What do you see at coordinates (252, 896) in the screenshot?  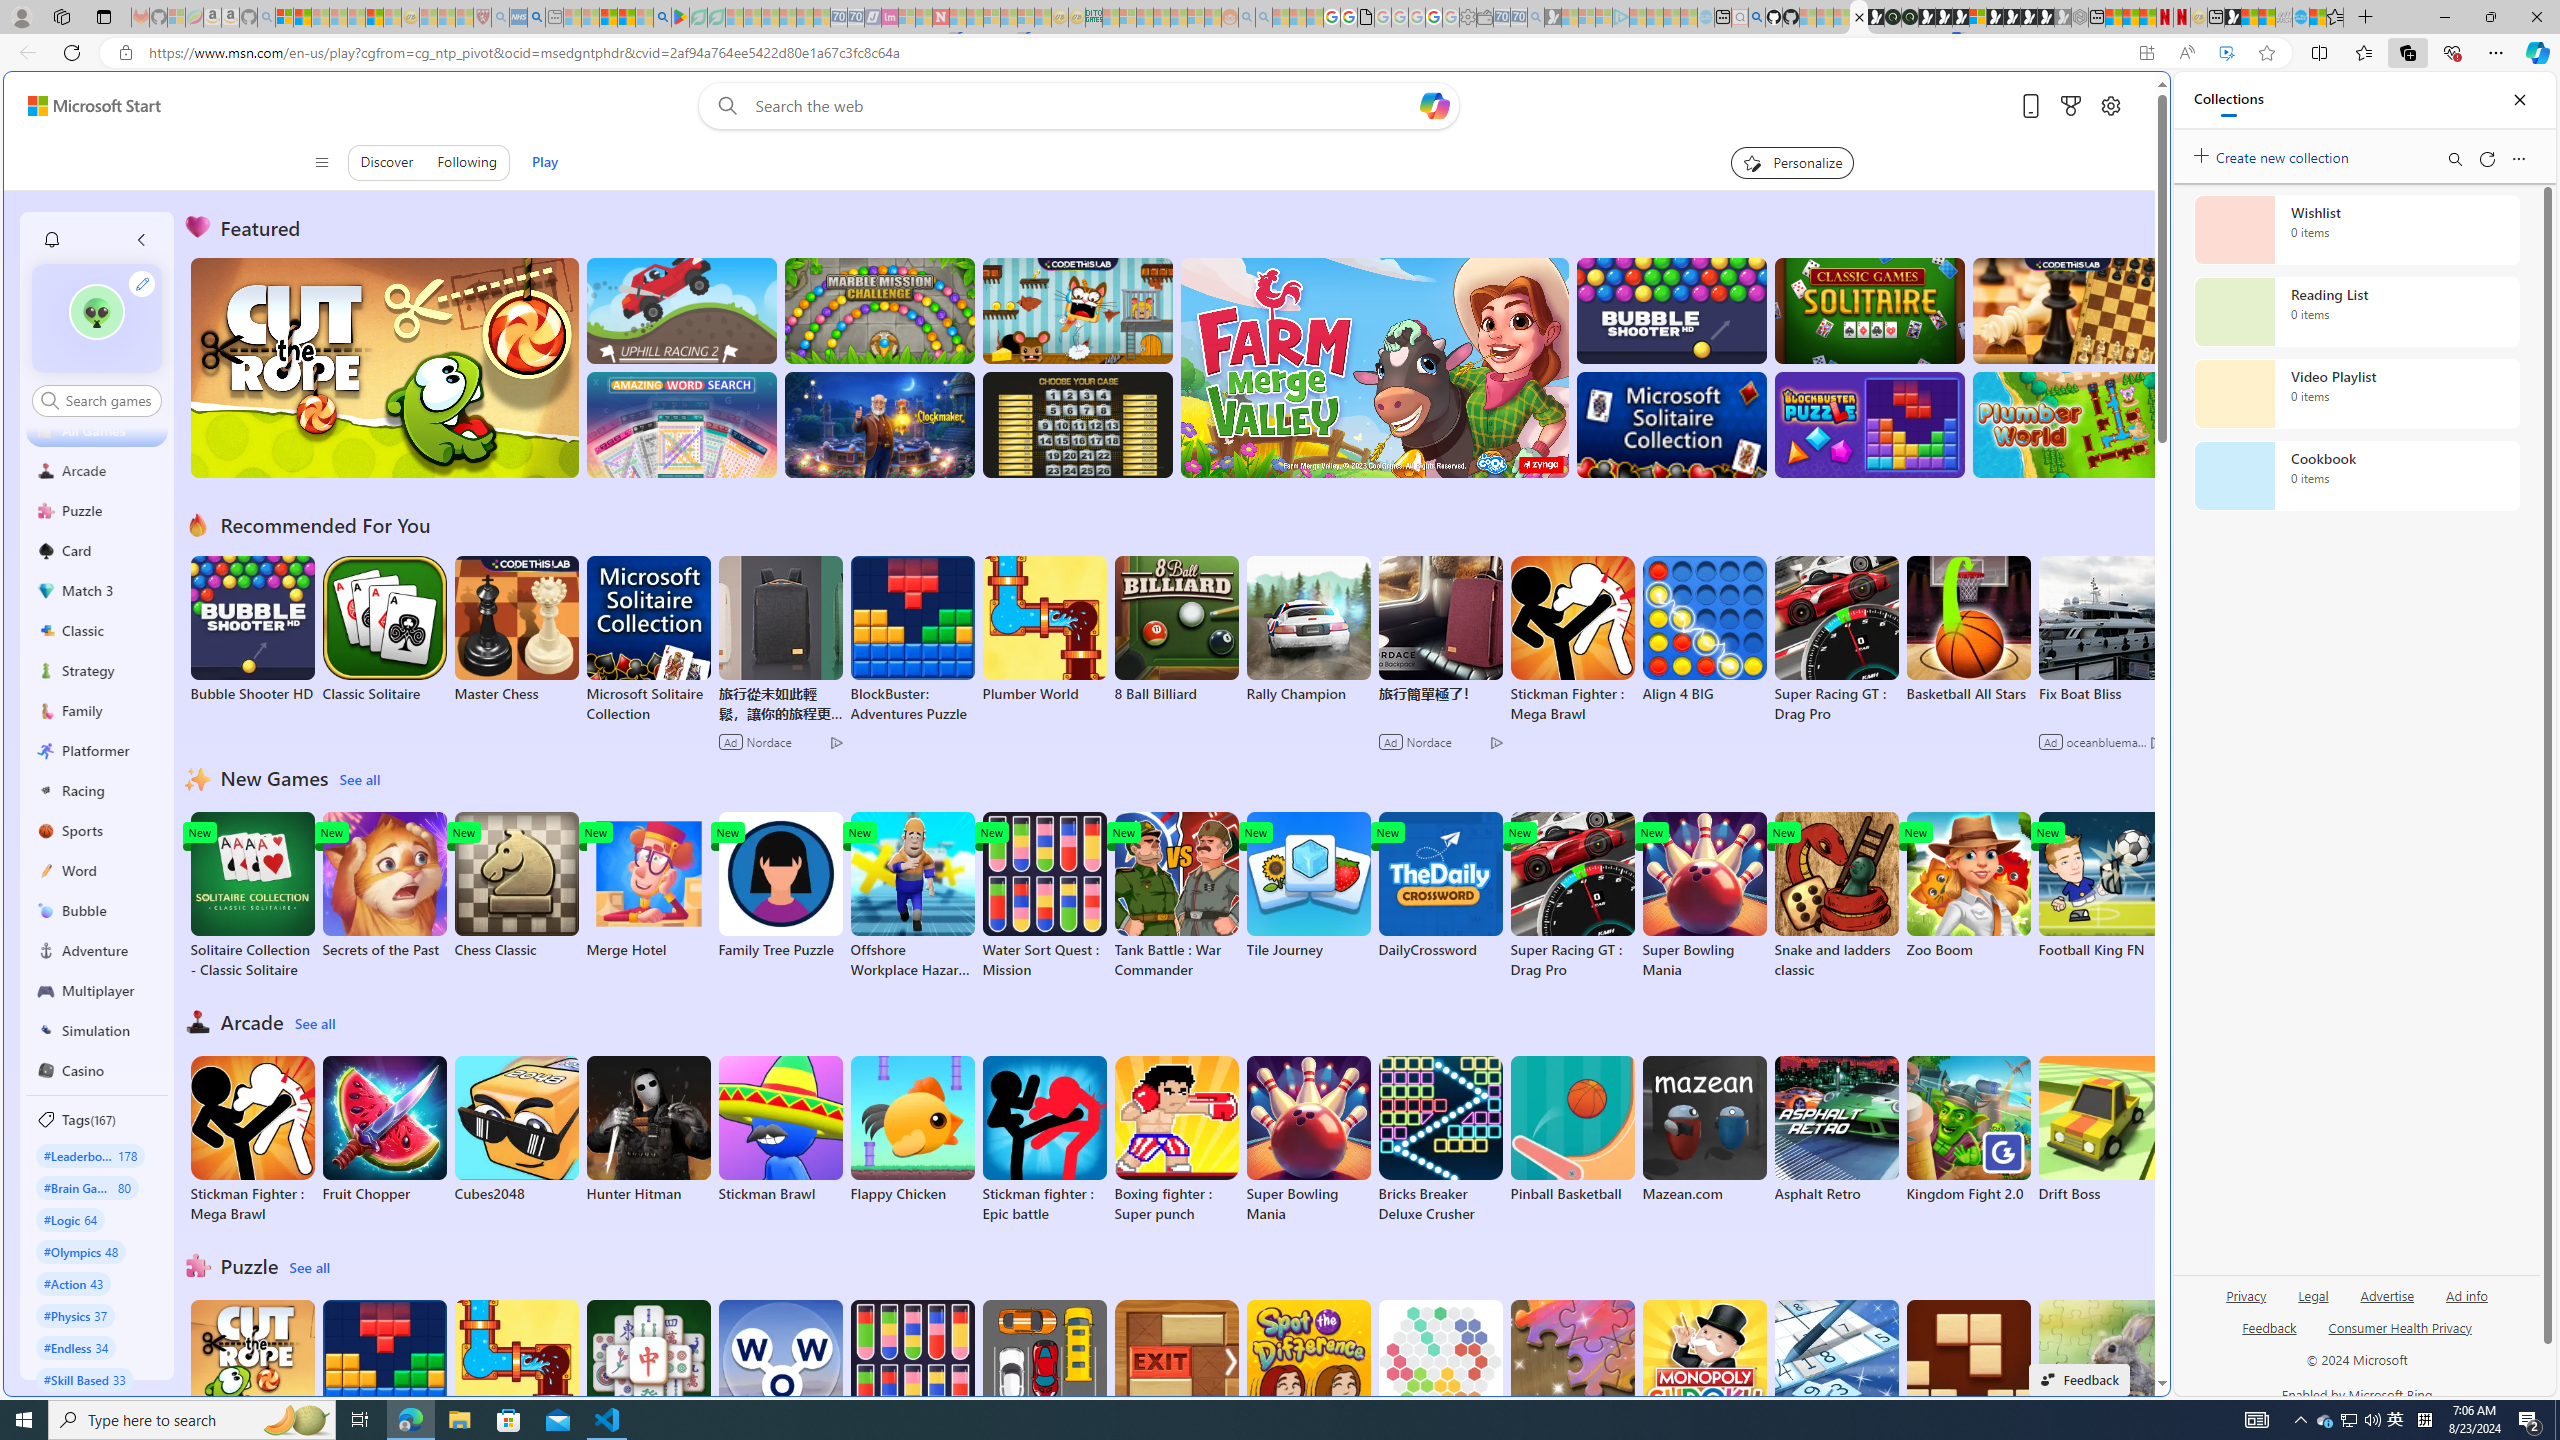 I see `'Solitaire Collection - Classic Solitaire'` at bounding box center [252, 896].